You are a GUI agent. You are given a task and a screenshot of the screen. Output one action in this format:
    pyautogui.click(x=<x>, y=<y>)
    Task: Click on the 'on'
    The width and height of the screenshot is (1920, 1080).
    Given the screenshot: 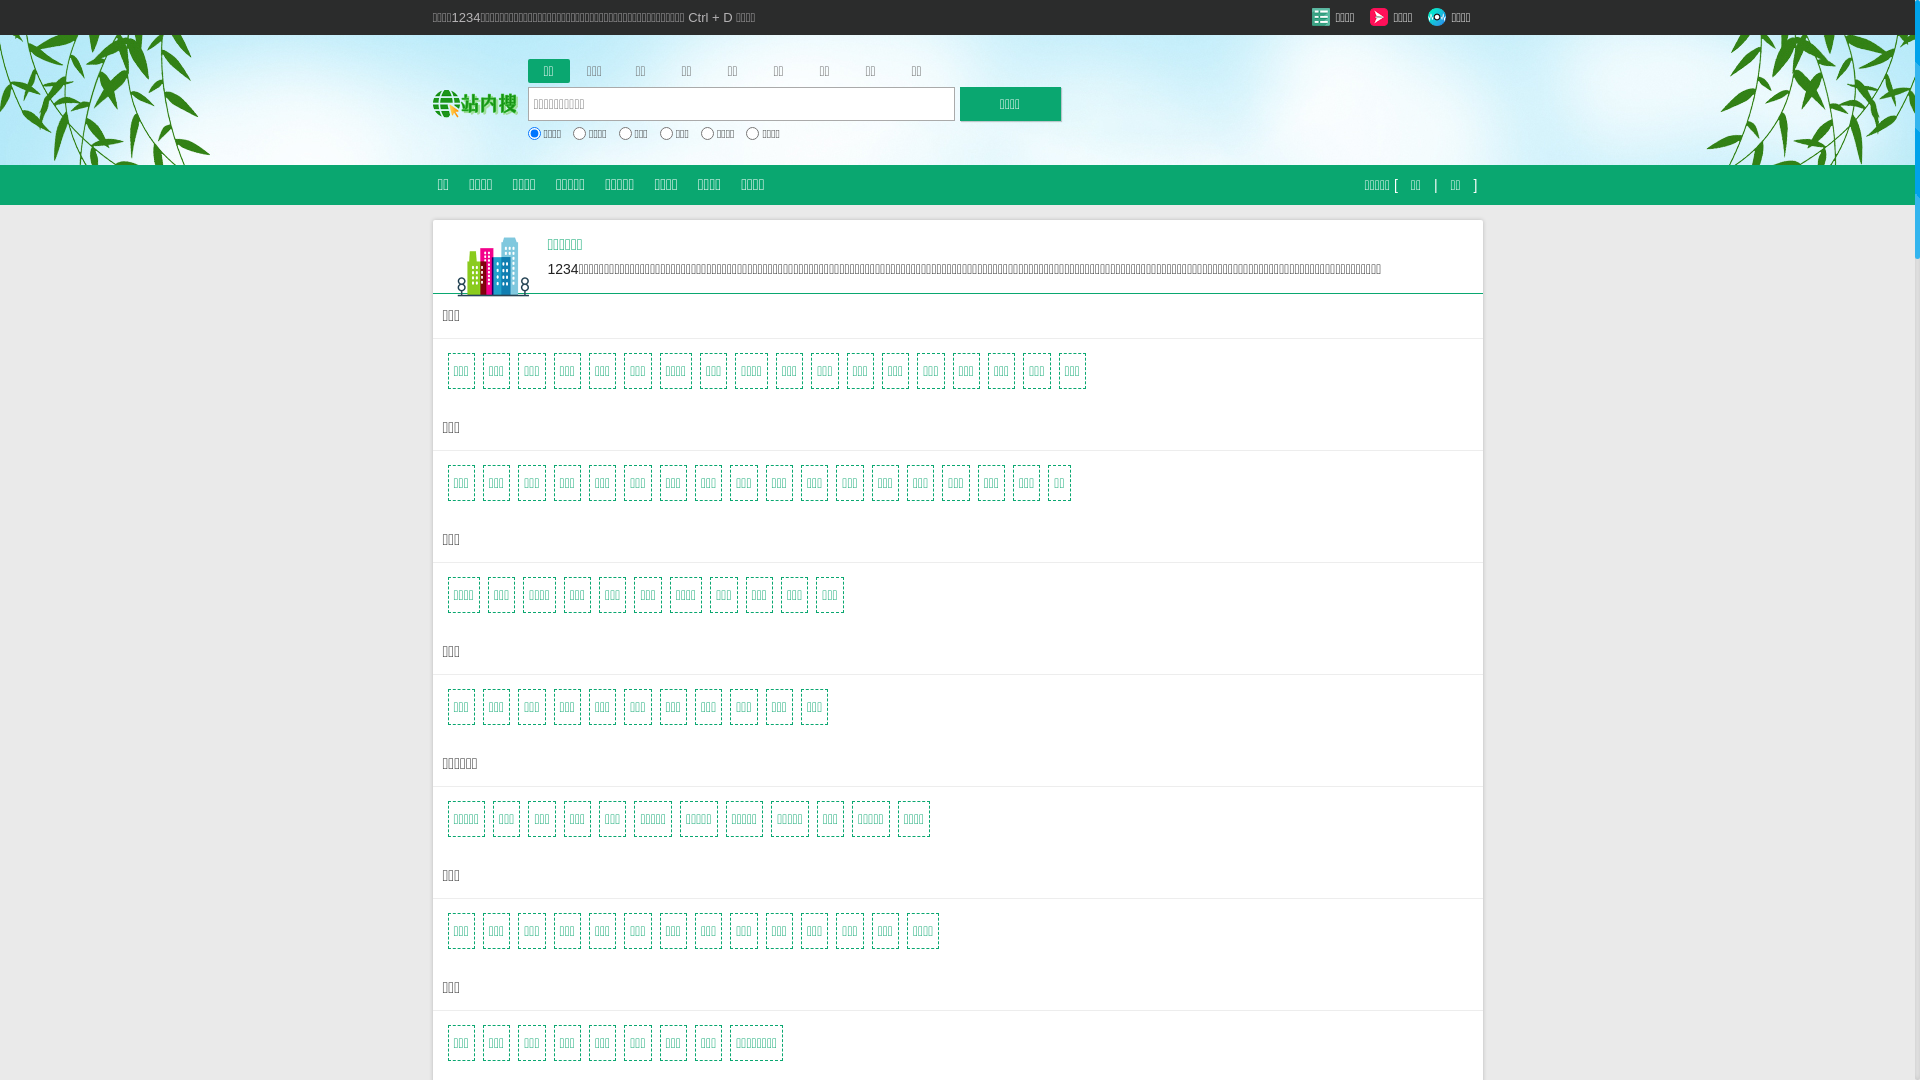 What is the action you would take?
    pyautogui.click(x=624, y=133)
    